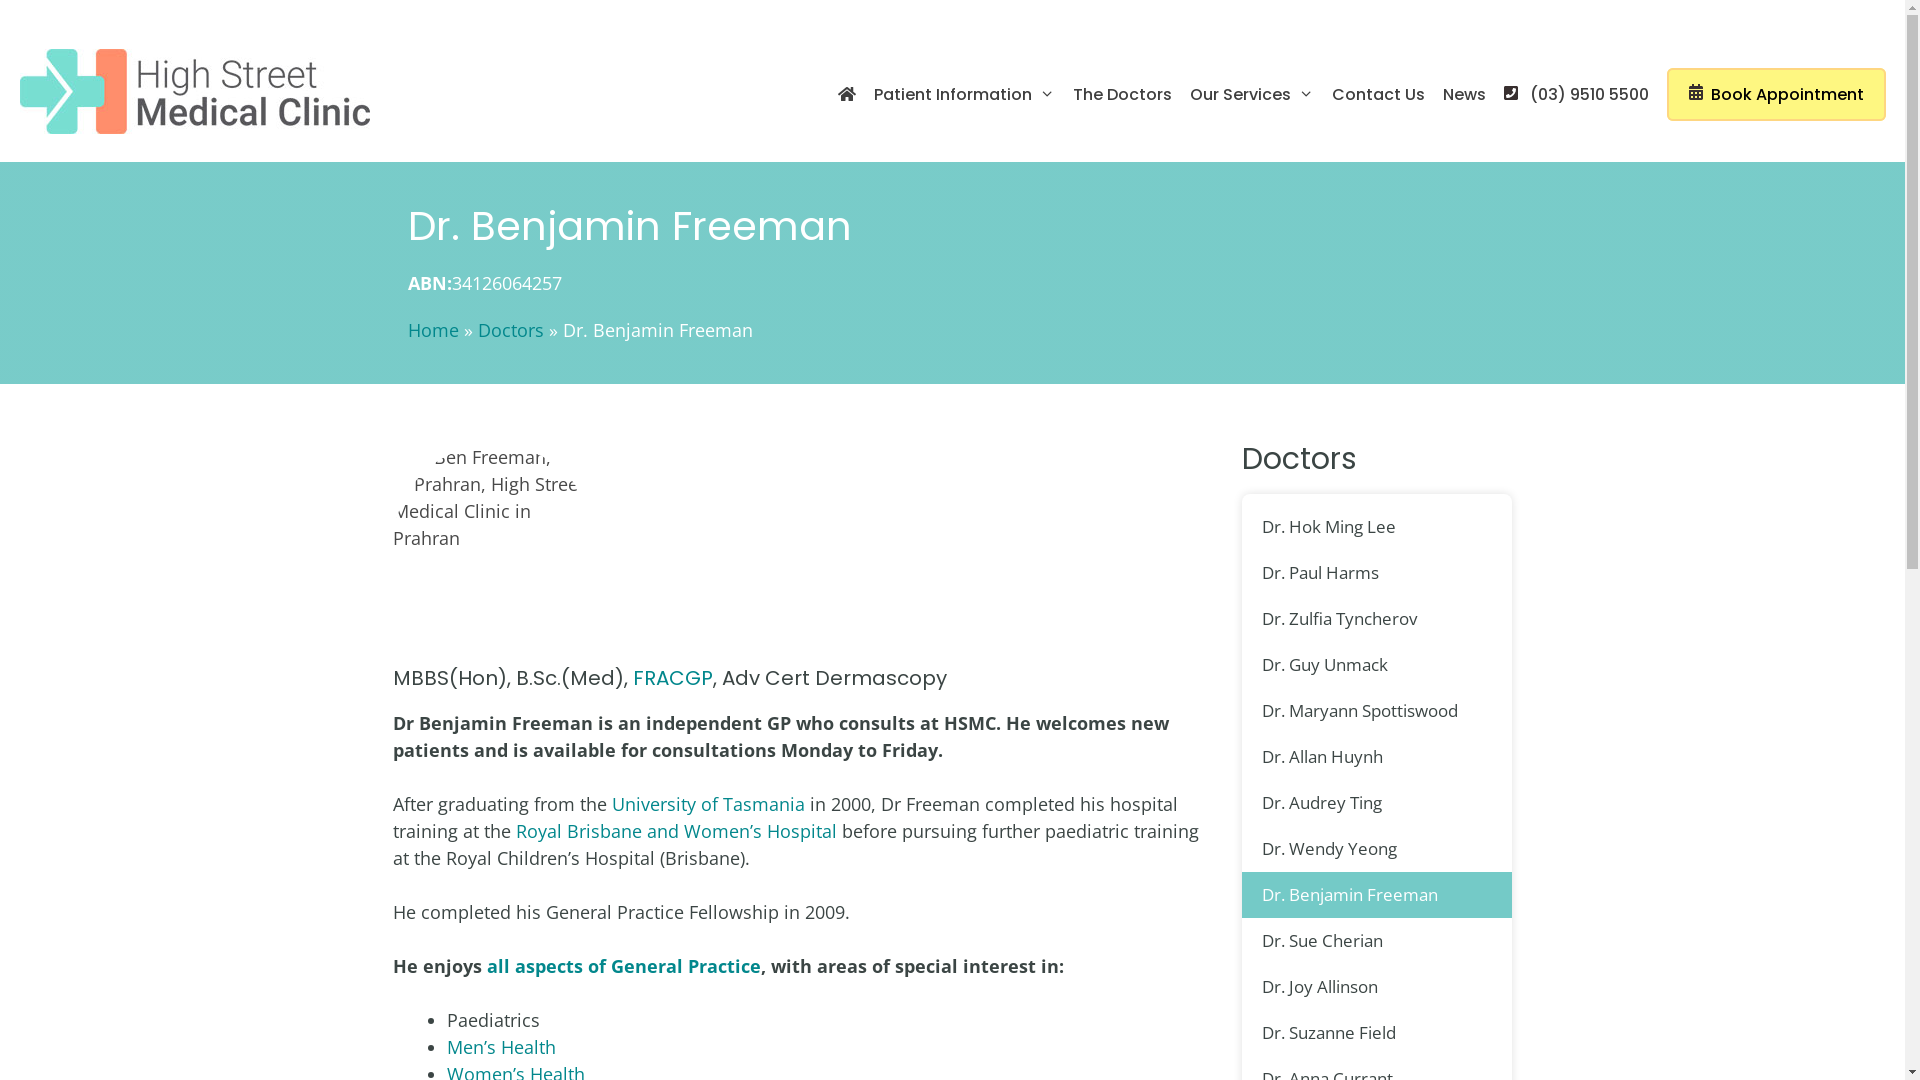 Image resolution: width=1920 pixels, height=1080 pixels. I want to click on 'Doctors', so click(510, 329).